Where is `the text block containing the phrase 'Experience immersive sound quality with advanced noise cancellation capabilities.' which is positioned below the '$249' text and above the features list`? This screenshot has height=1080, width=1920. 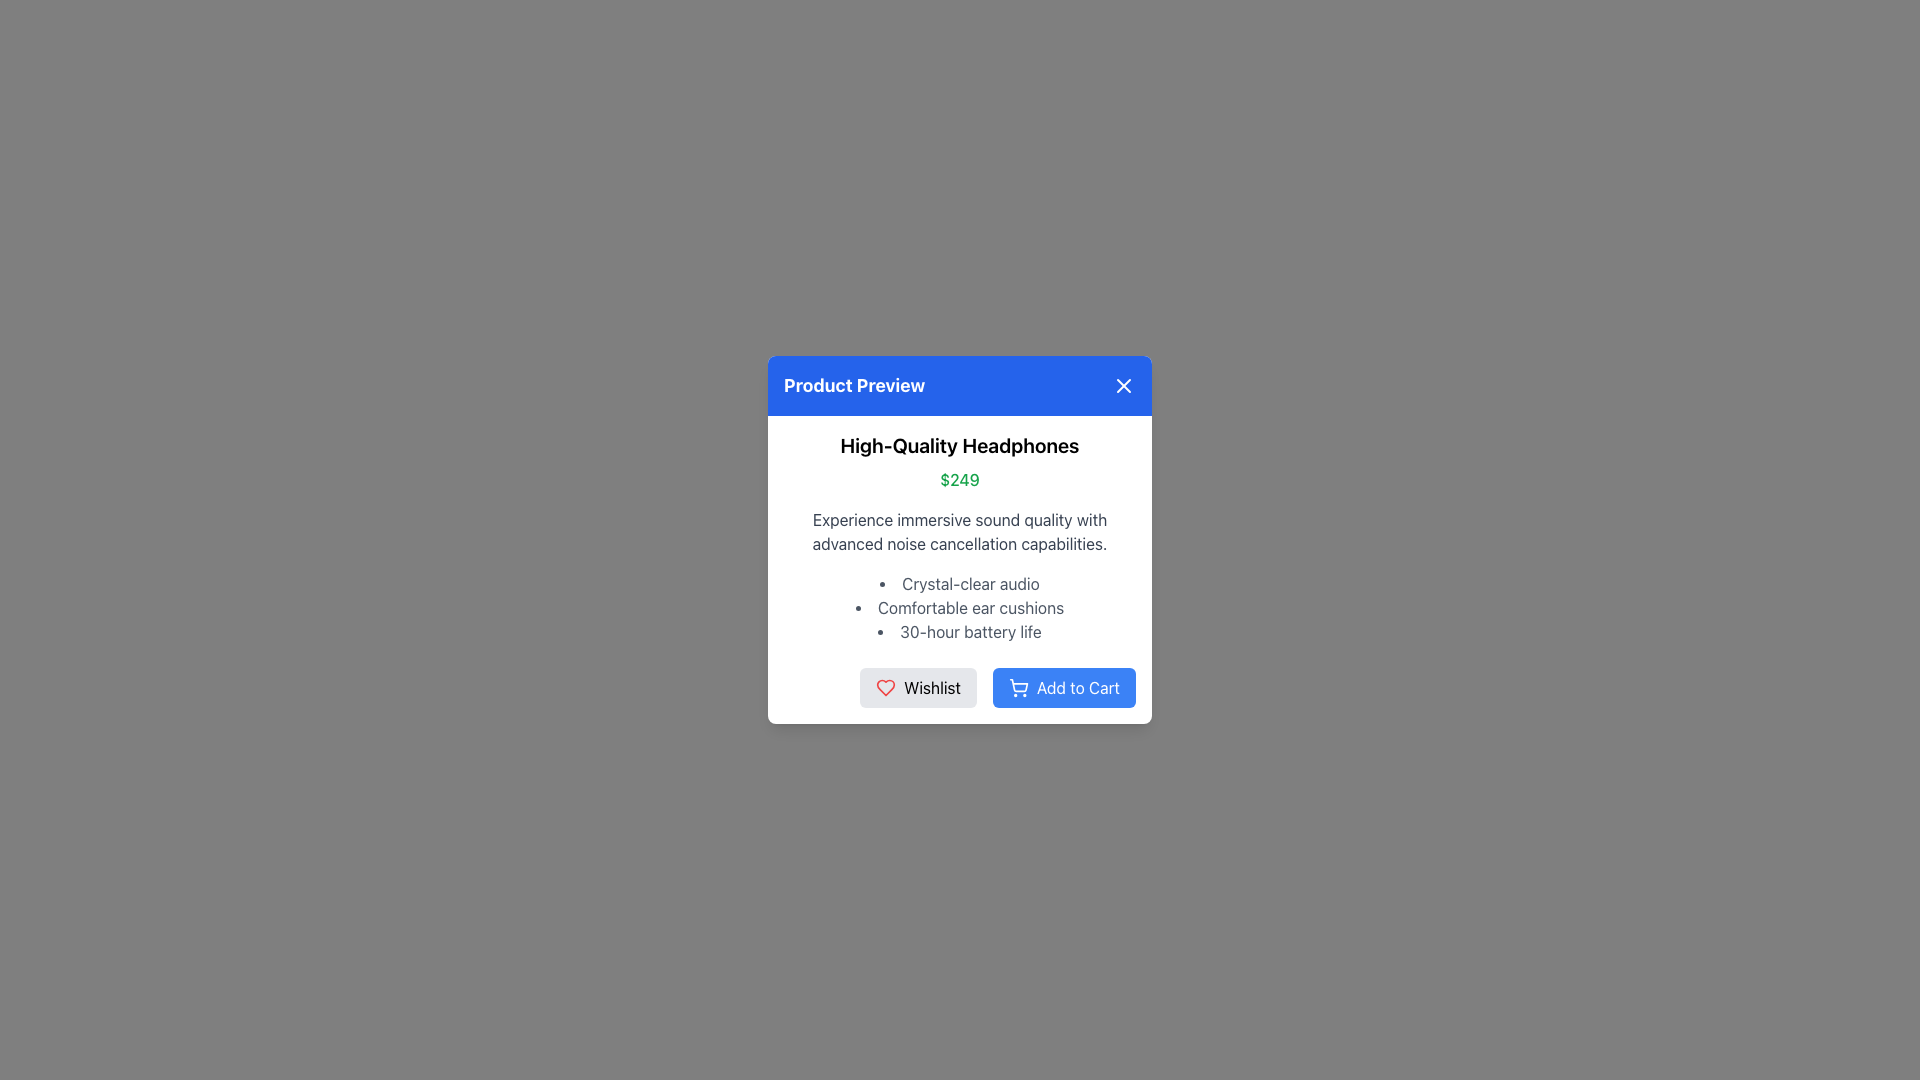 the text block containing the phrase 'Experience immersive sound quality with advanced noise cancellation capabilities.' which is positioned below the '$249' text and above the features list is located at coordinates (960, 531).